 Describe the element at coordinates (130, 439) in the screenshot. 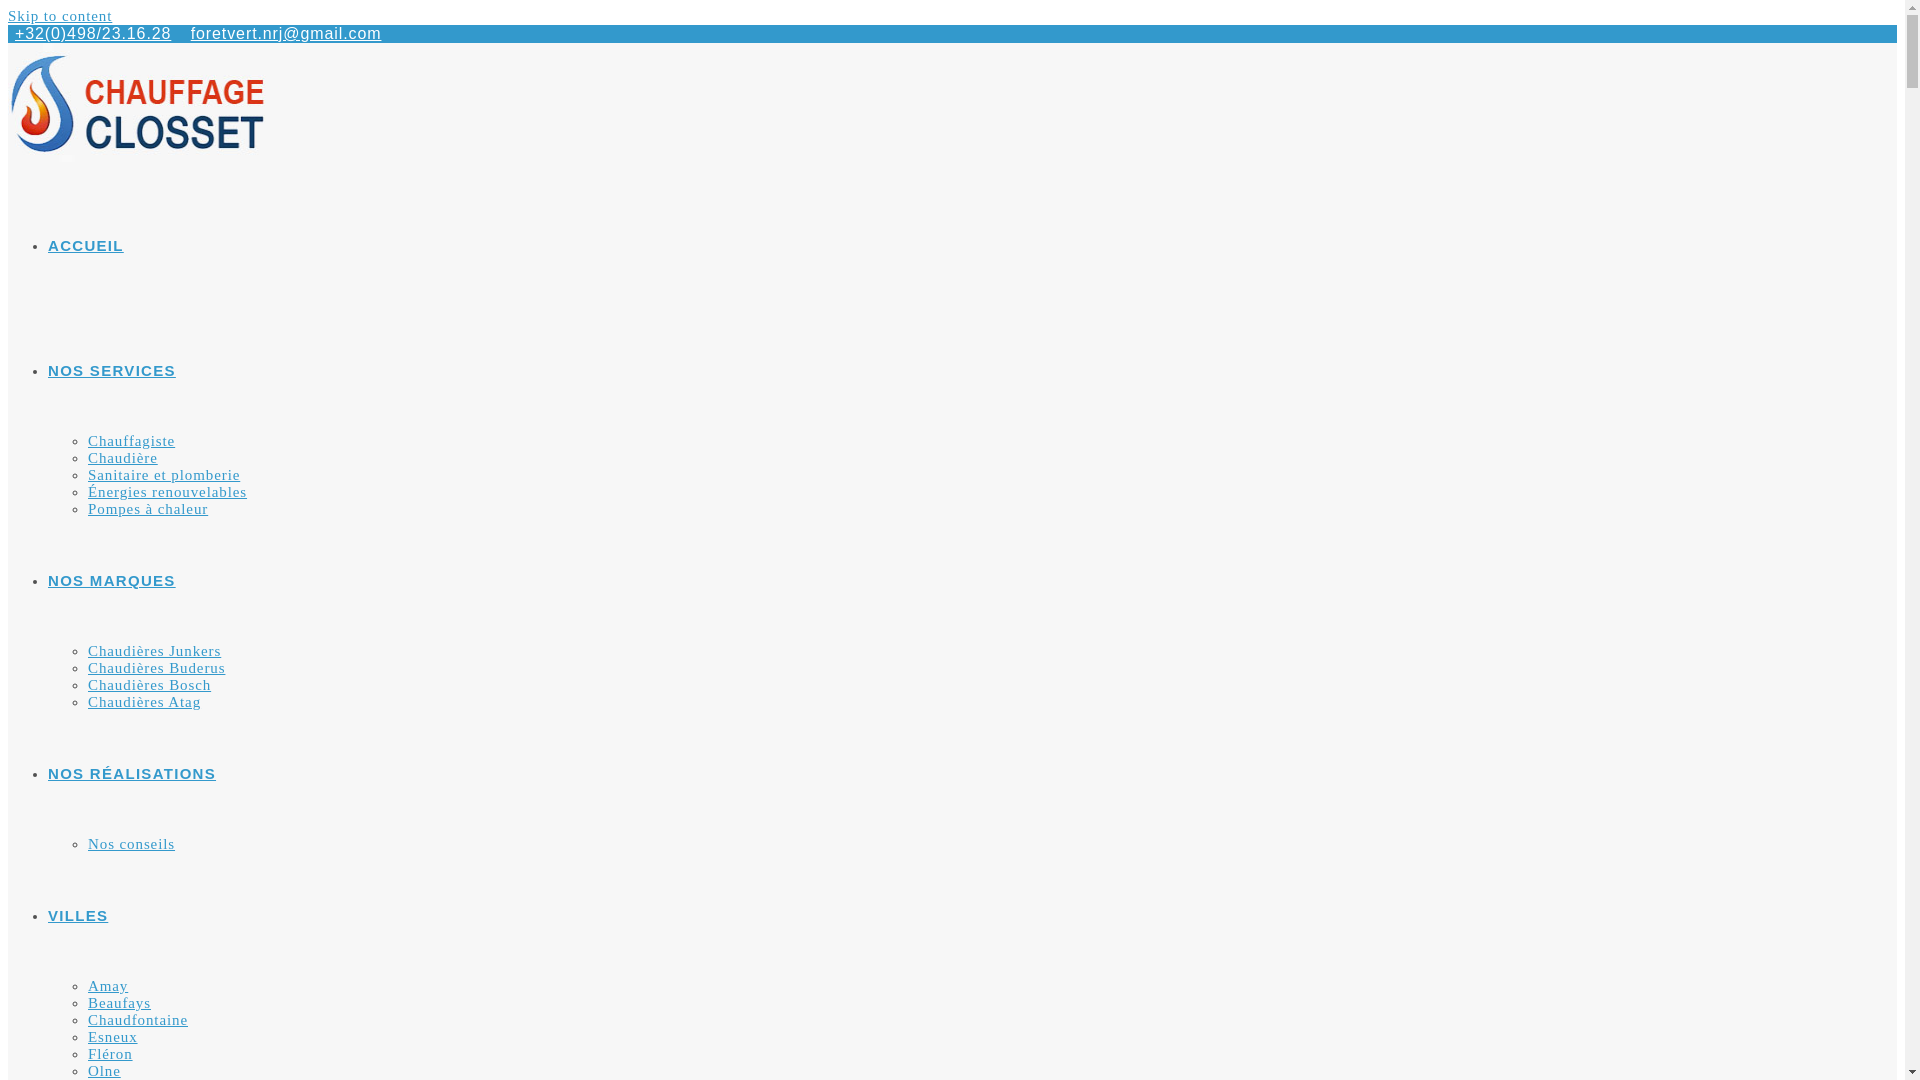

I see `'Chauffagiste'` at that location.